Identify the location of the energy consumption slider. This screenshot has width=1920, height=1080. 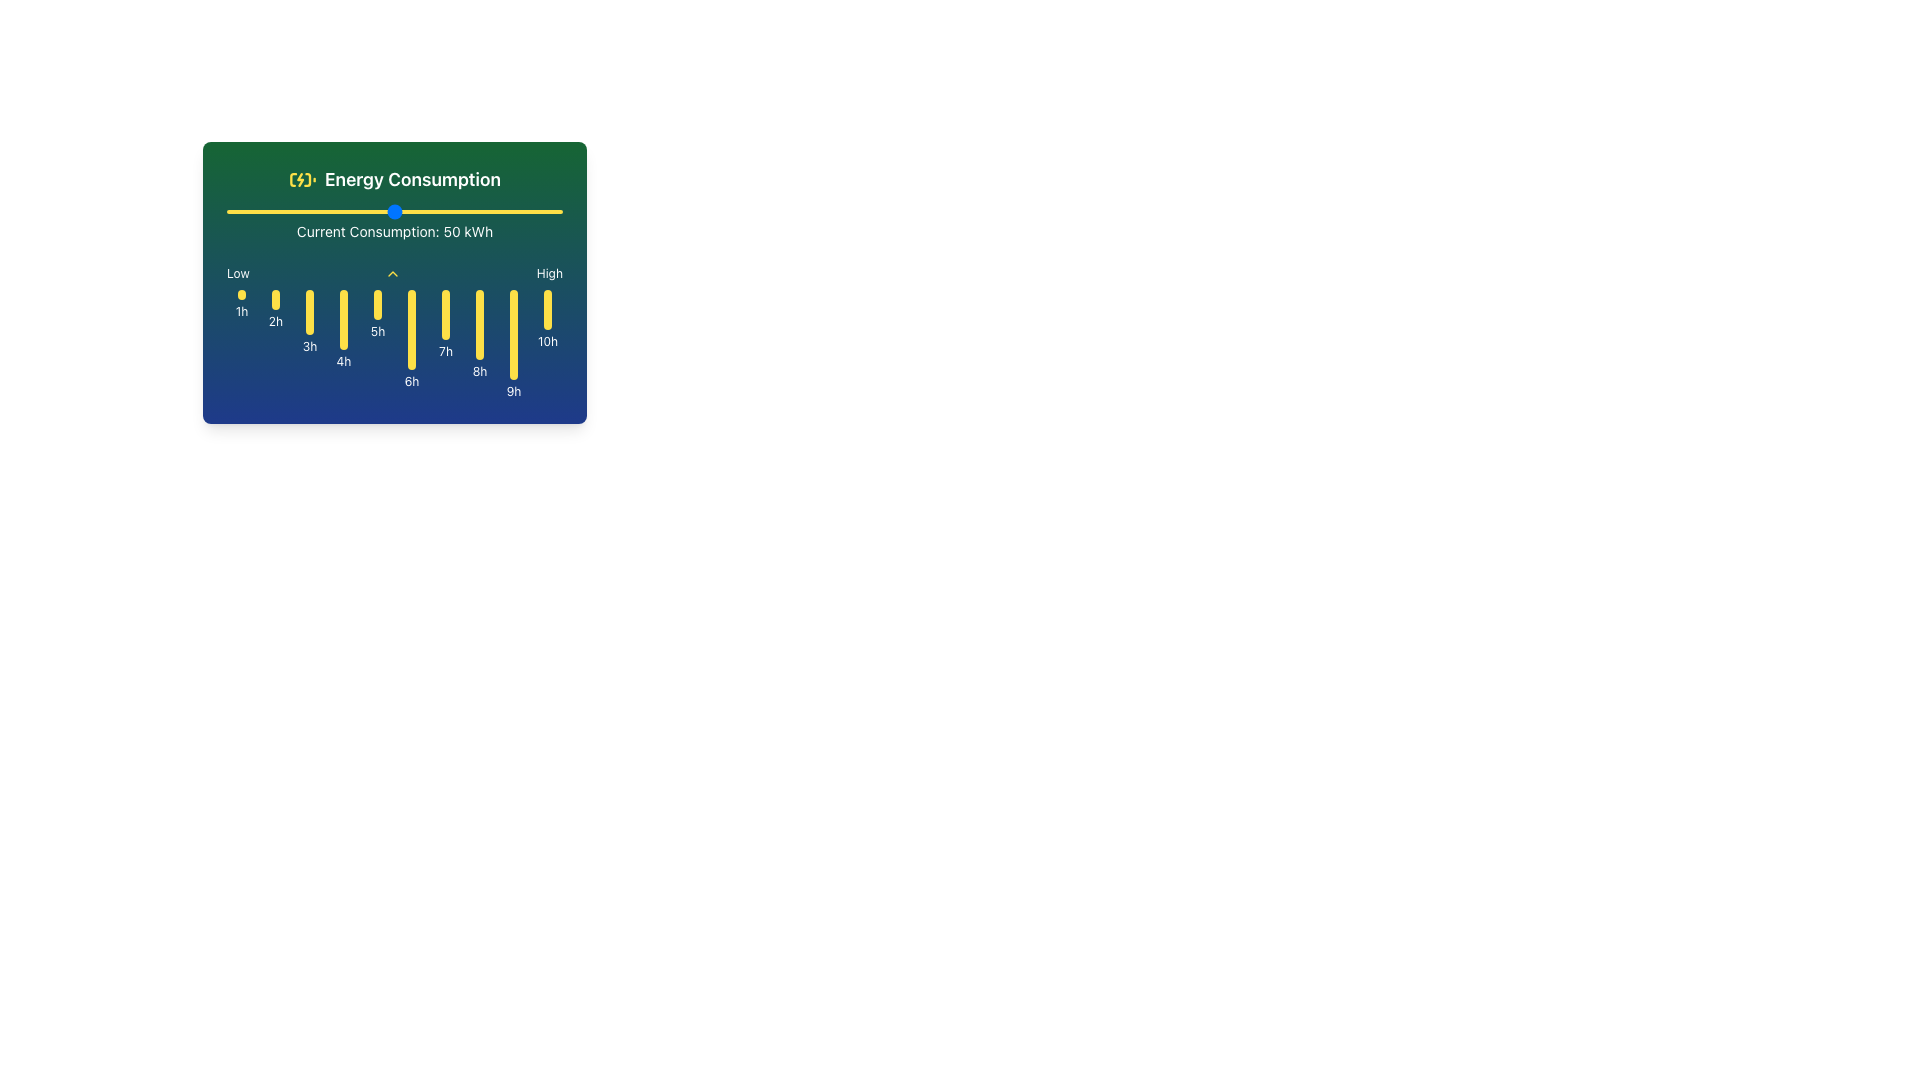
(482, 213).